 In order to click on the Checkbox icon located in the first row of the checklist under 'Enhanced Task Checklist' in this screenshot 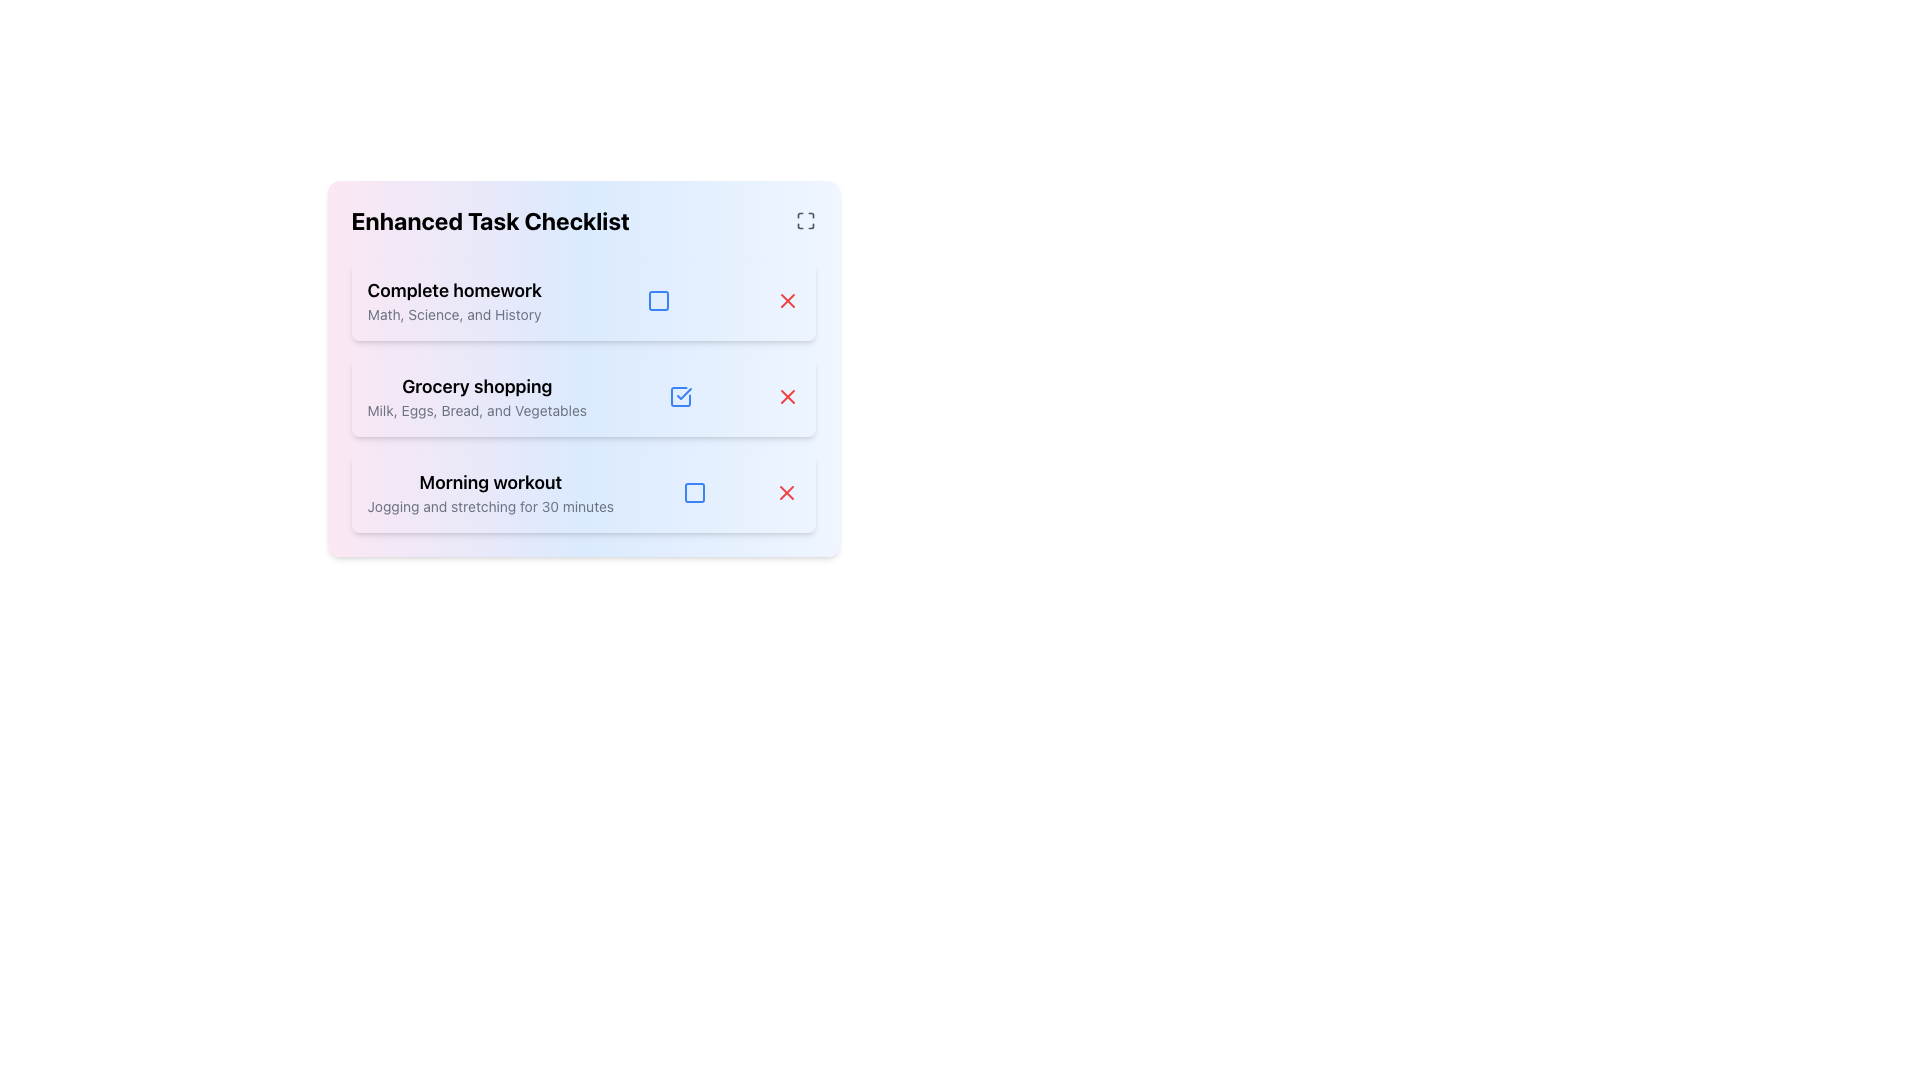, I will do `click(658, 300)`.